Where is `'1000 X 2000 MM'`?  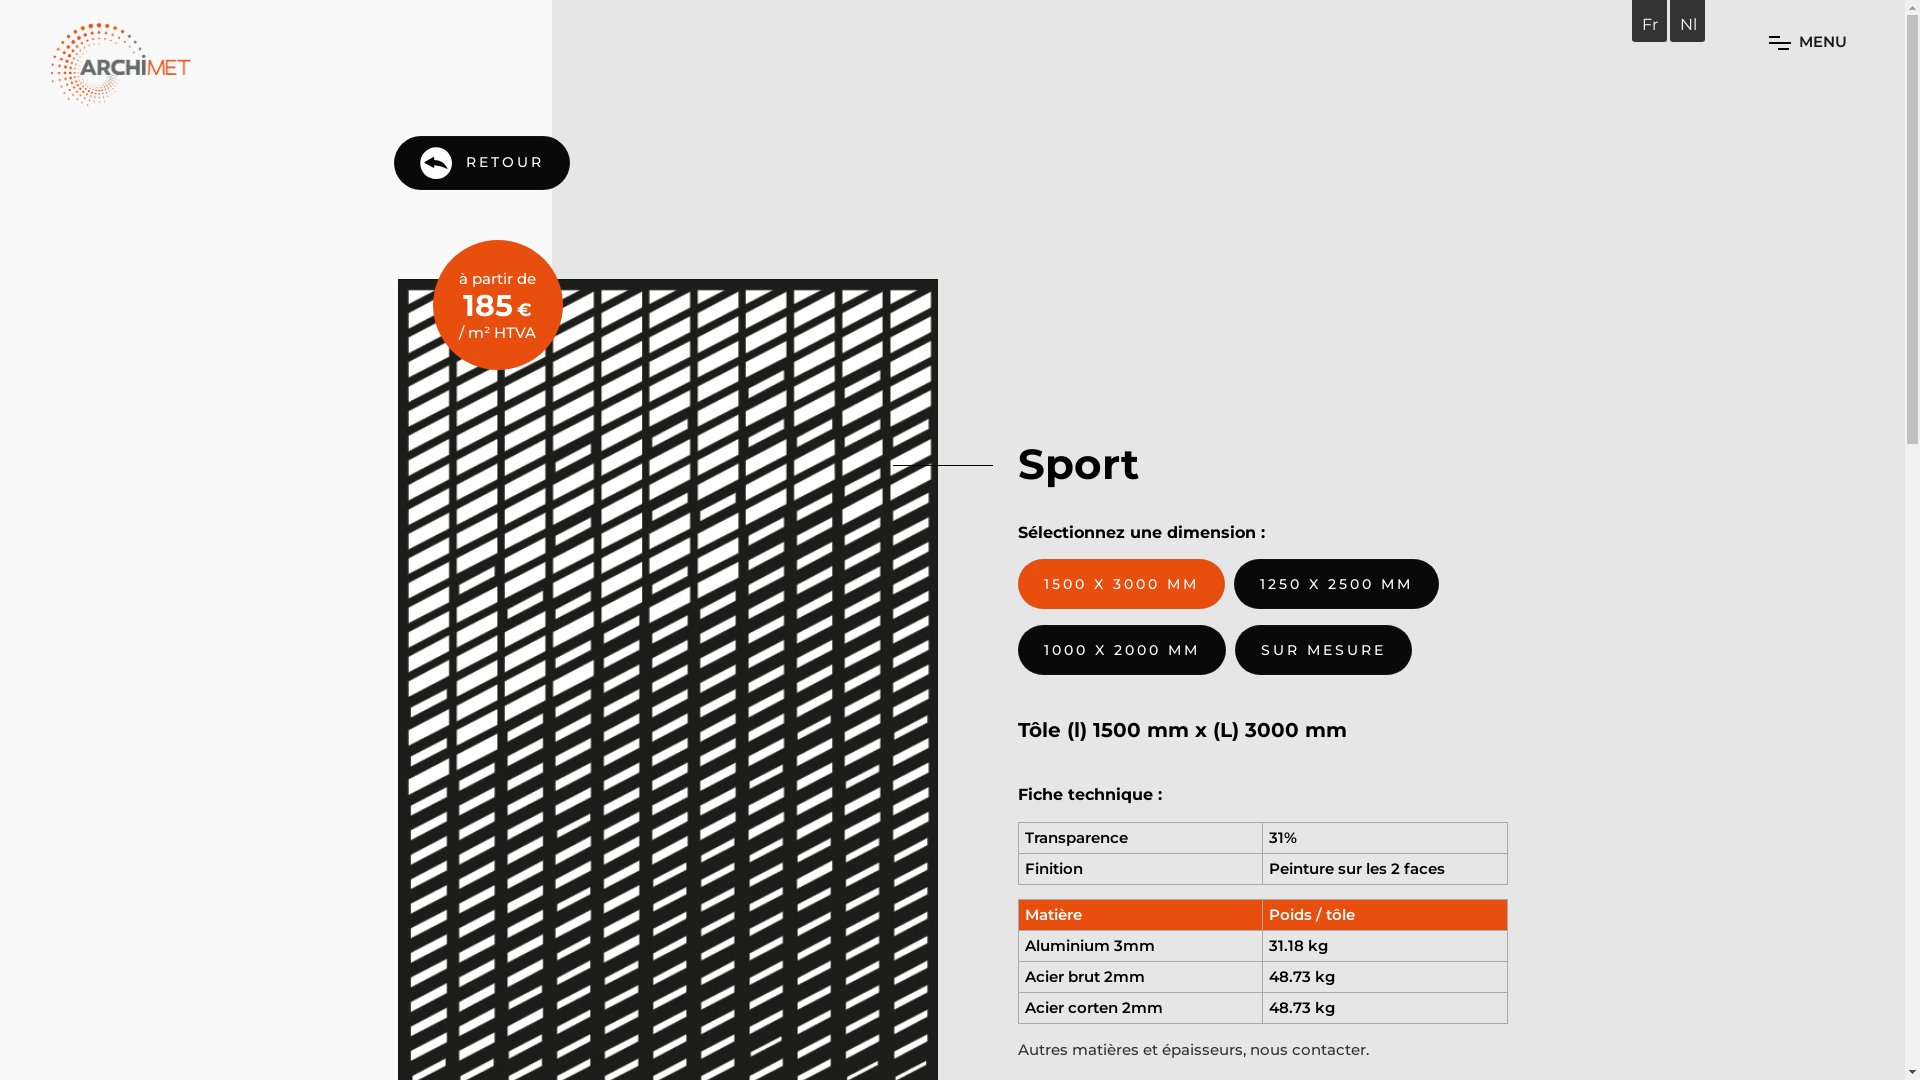
'1000 X 2000 MM' is located at coordinates (1122, 650).